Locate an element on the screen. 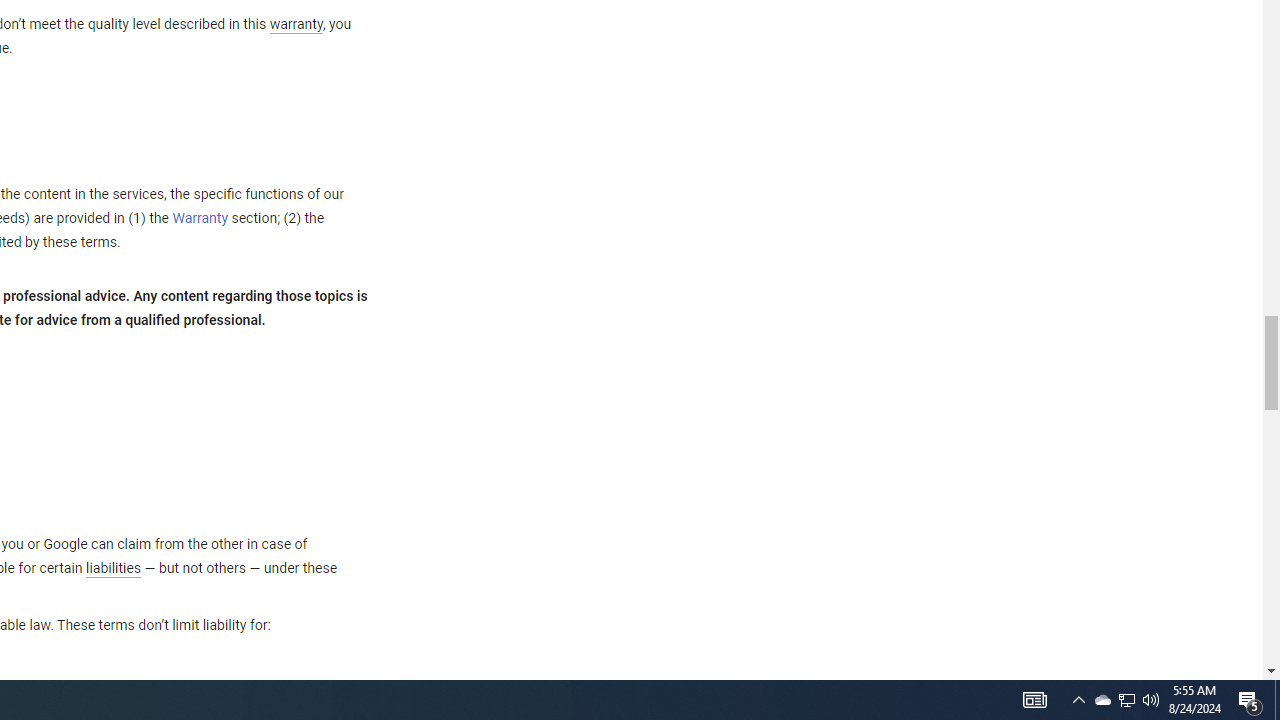 The width and height of the screenshot is (1280, 720). 'warranty' is located at coordinates (294, 25).